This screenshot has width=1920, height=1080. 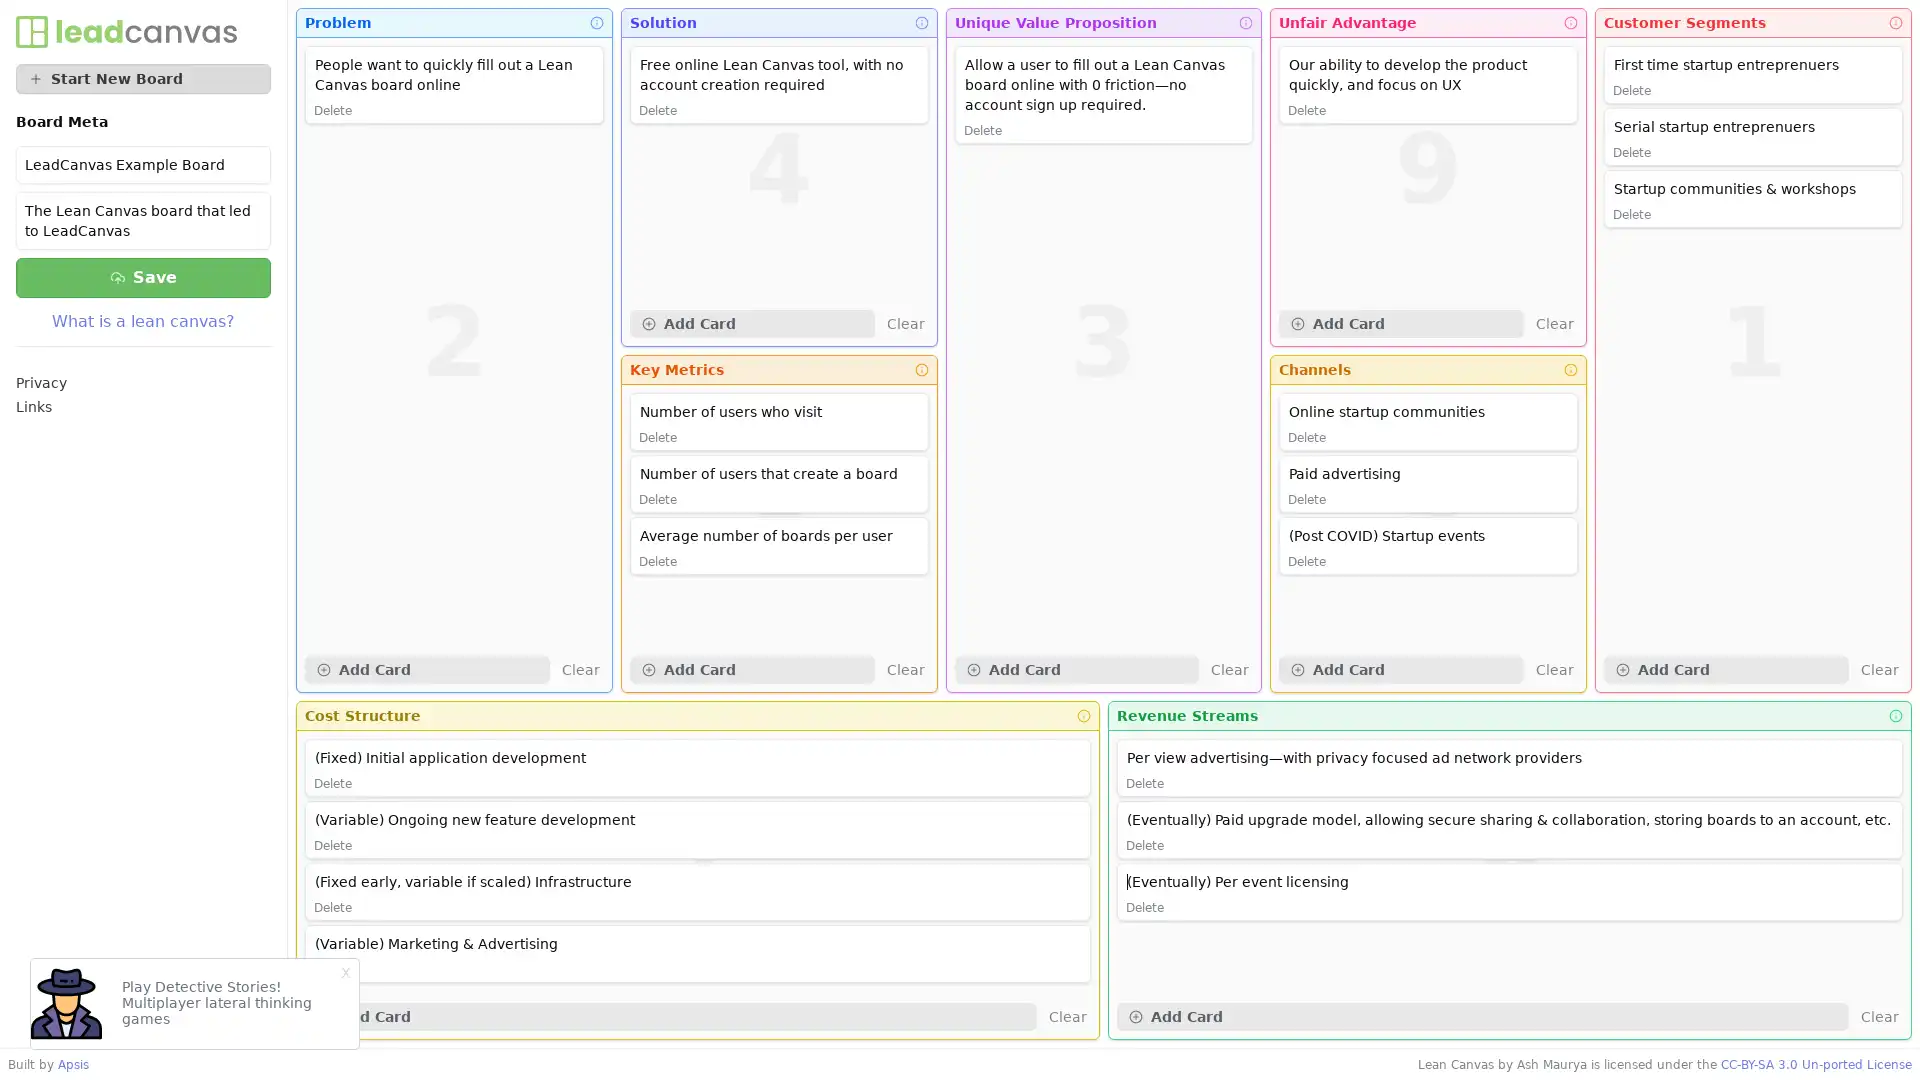 I want to click on Delete, so click(x=982, y=131).